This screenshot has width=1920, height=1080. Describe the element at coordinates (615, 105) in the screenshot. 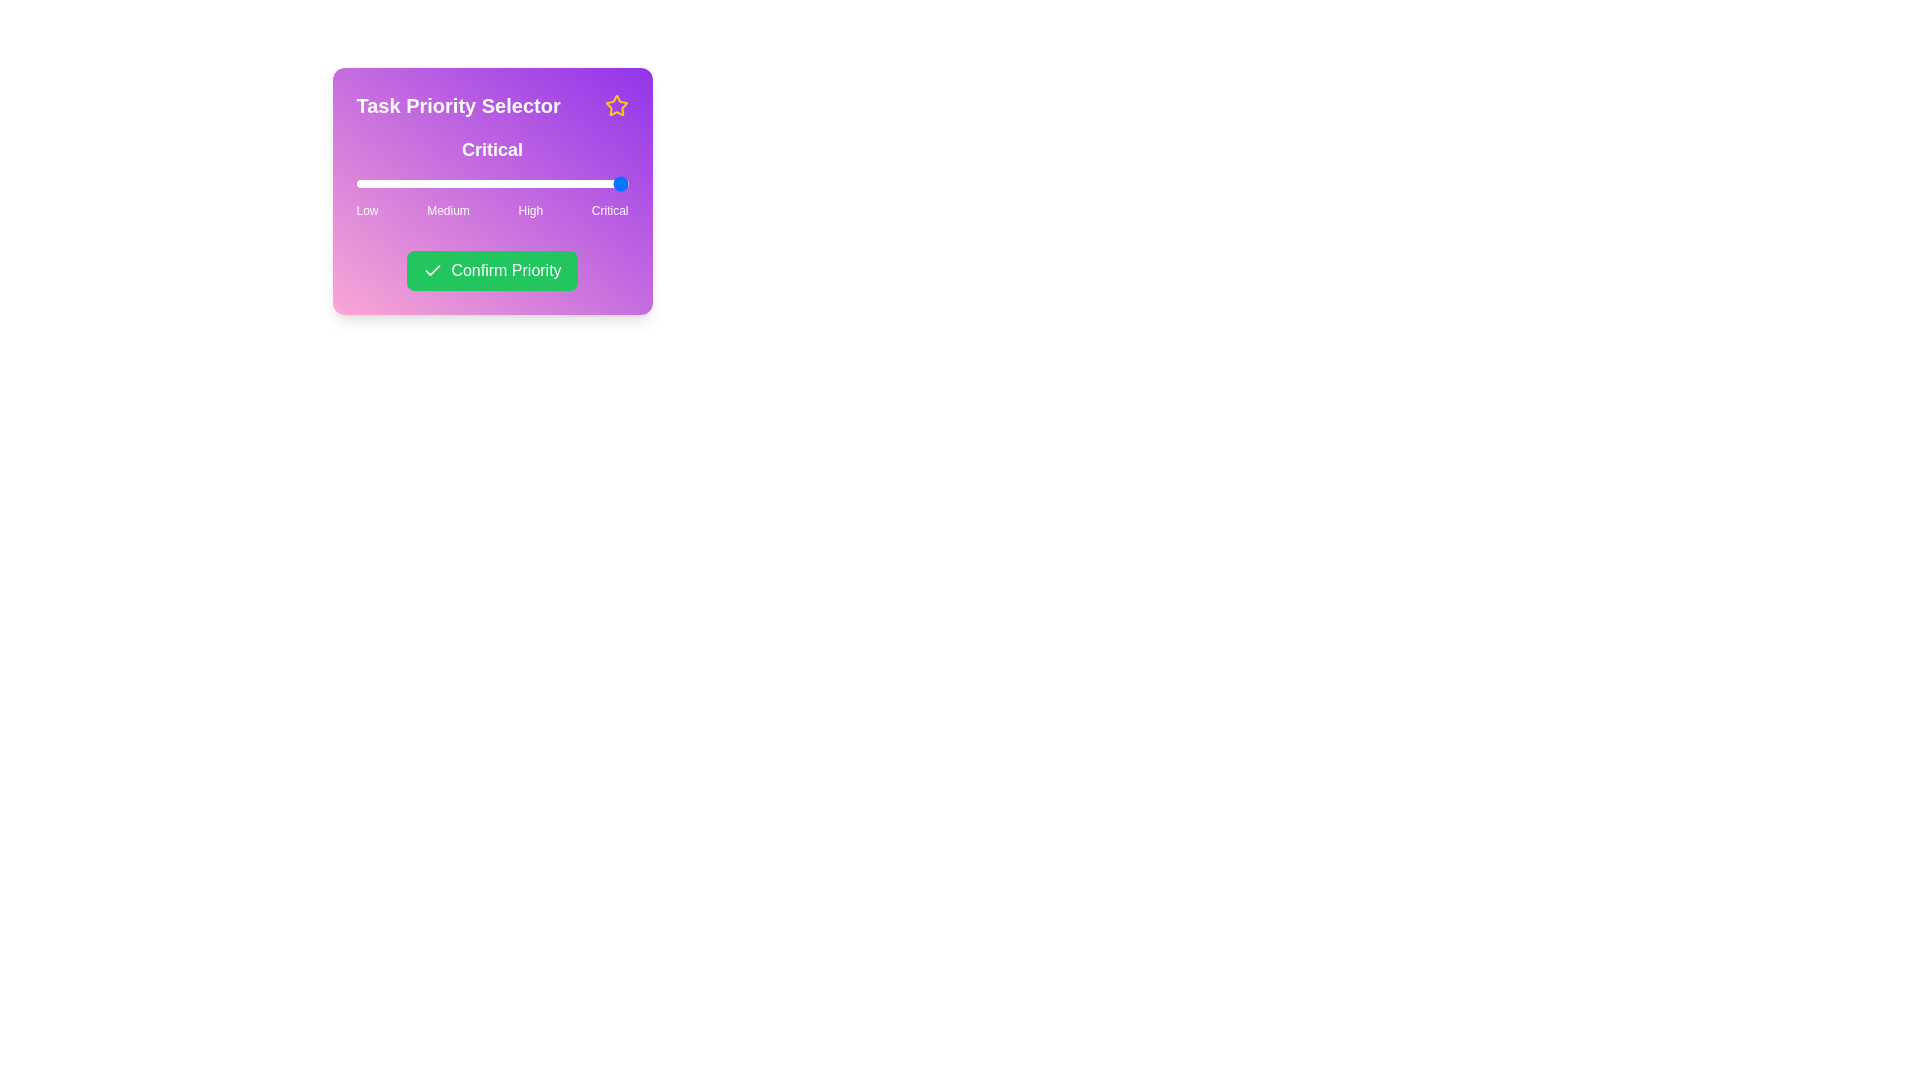

I see `the star icon located in the top-right corner of the task priority selector card` at that location.